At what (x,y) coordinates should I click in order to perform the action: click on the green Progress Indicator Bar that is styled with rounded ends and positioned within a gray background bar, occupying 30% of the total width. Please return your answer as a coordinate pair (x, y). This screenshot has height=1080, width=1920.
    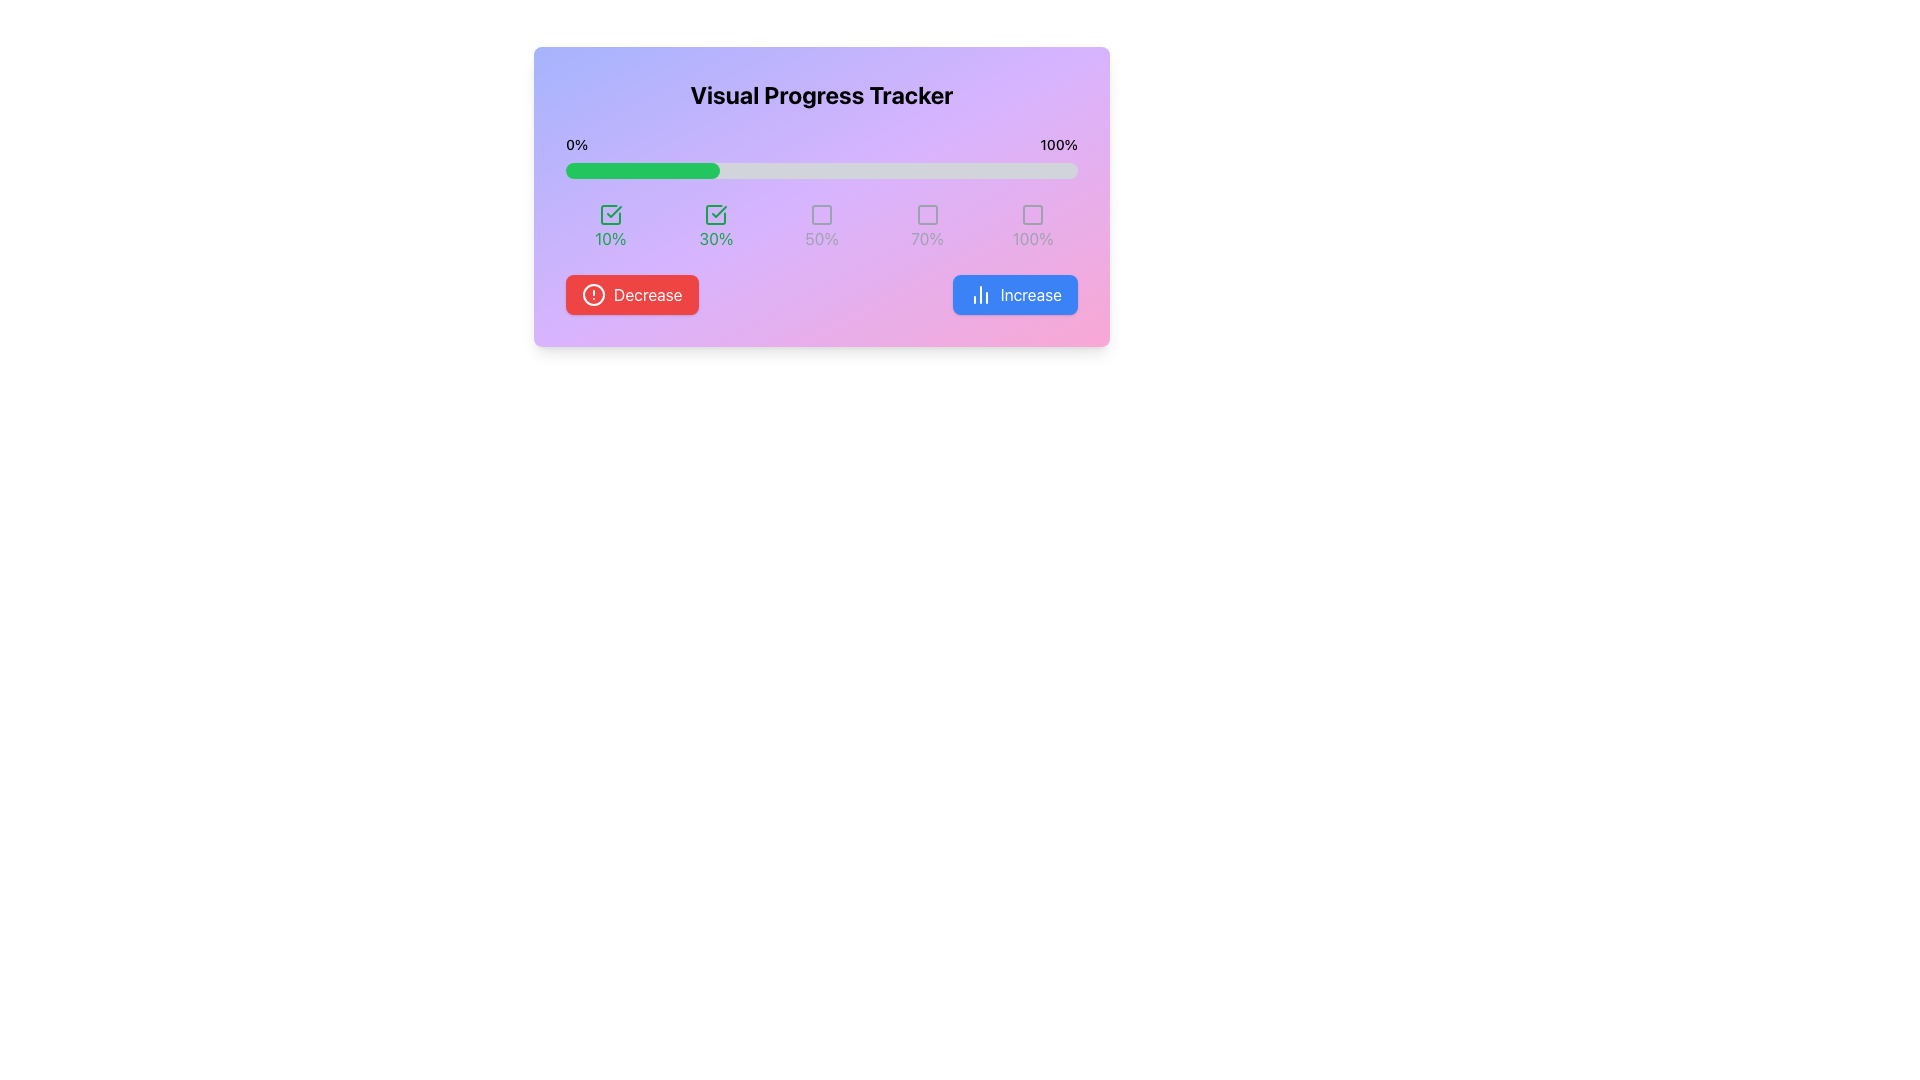
    Looking at the image, I should click on (642, 169).